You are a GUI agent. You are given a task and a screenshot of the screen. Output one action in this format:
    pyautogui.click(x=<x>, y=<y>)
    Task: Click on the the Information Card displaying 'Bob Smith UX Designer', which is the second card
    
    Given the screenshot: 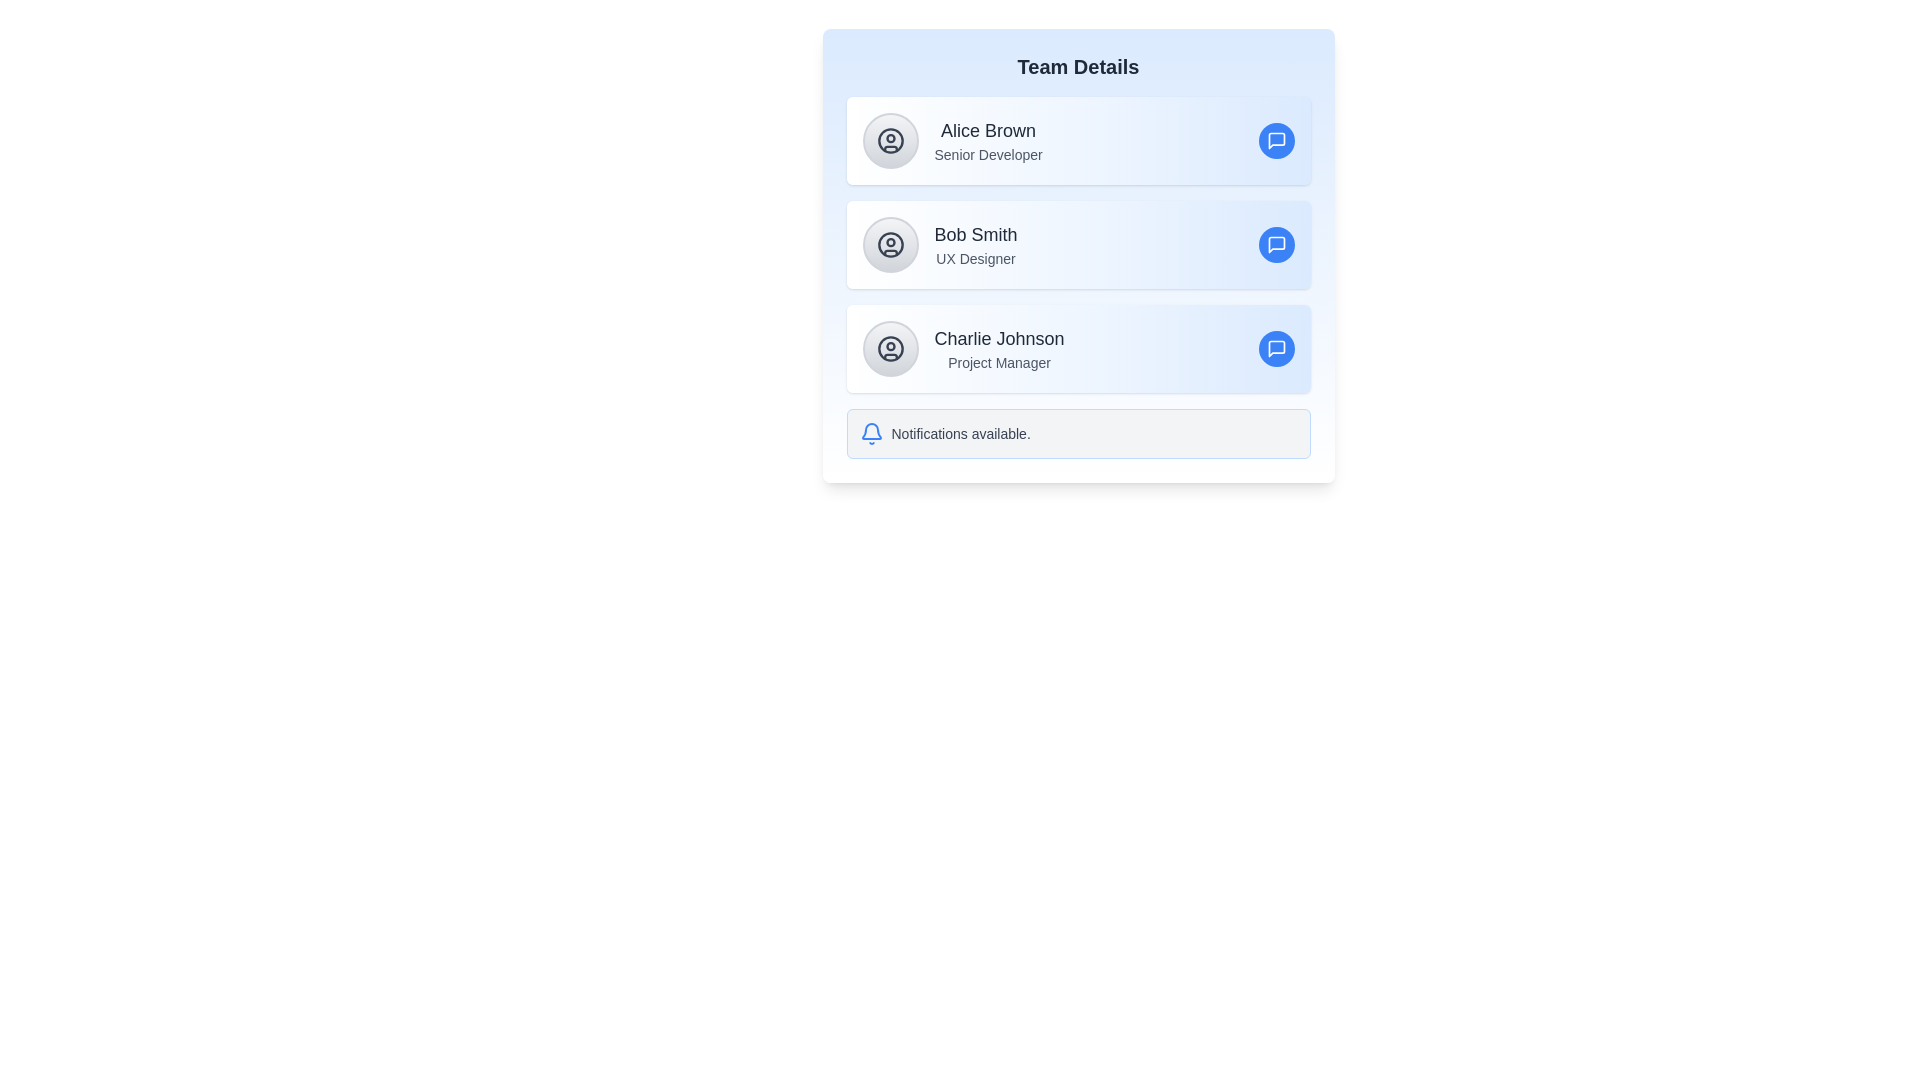 What is the action you would take?
    pyautogui.click(x=1077, y=254)
    